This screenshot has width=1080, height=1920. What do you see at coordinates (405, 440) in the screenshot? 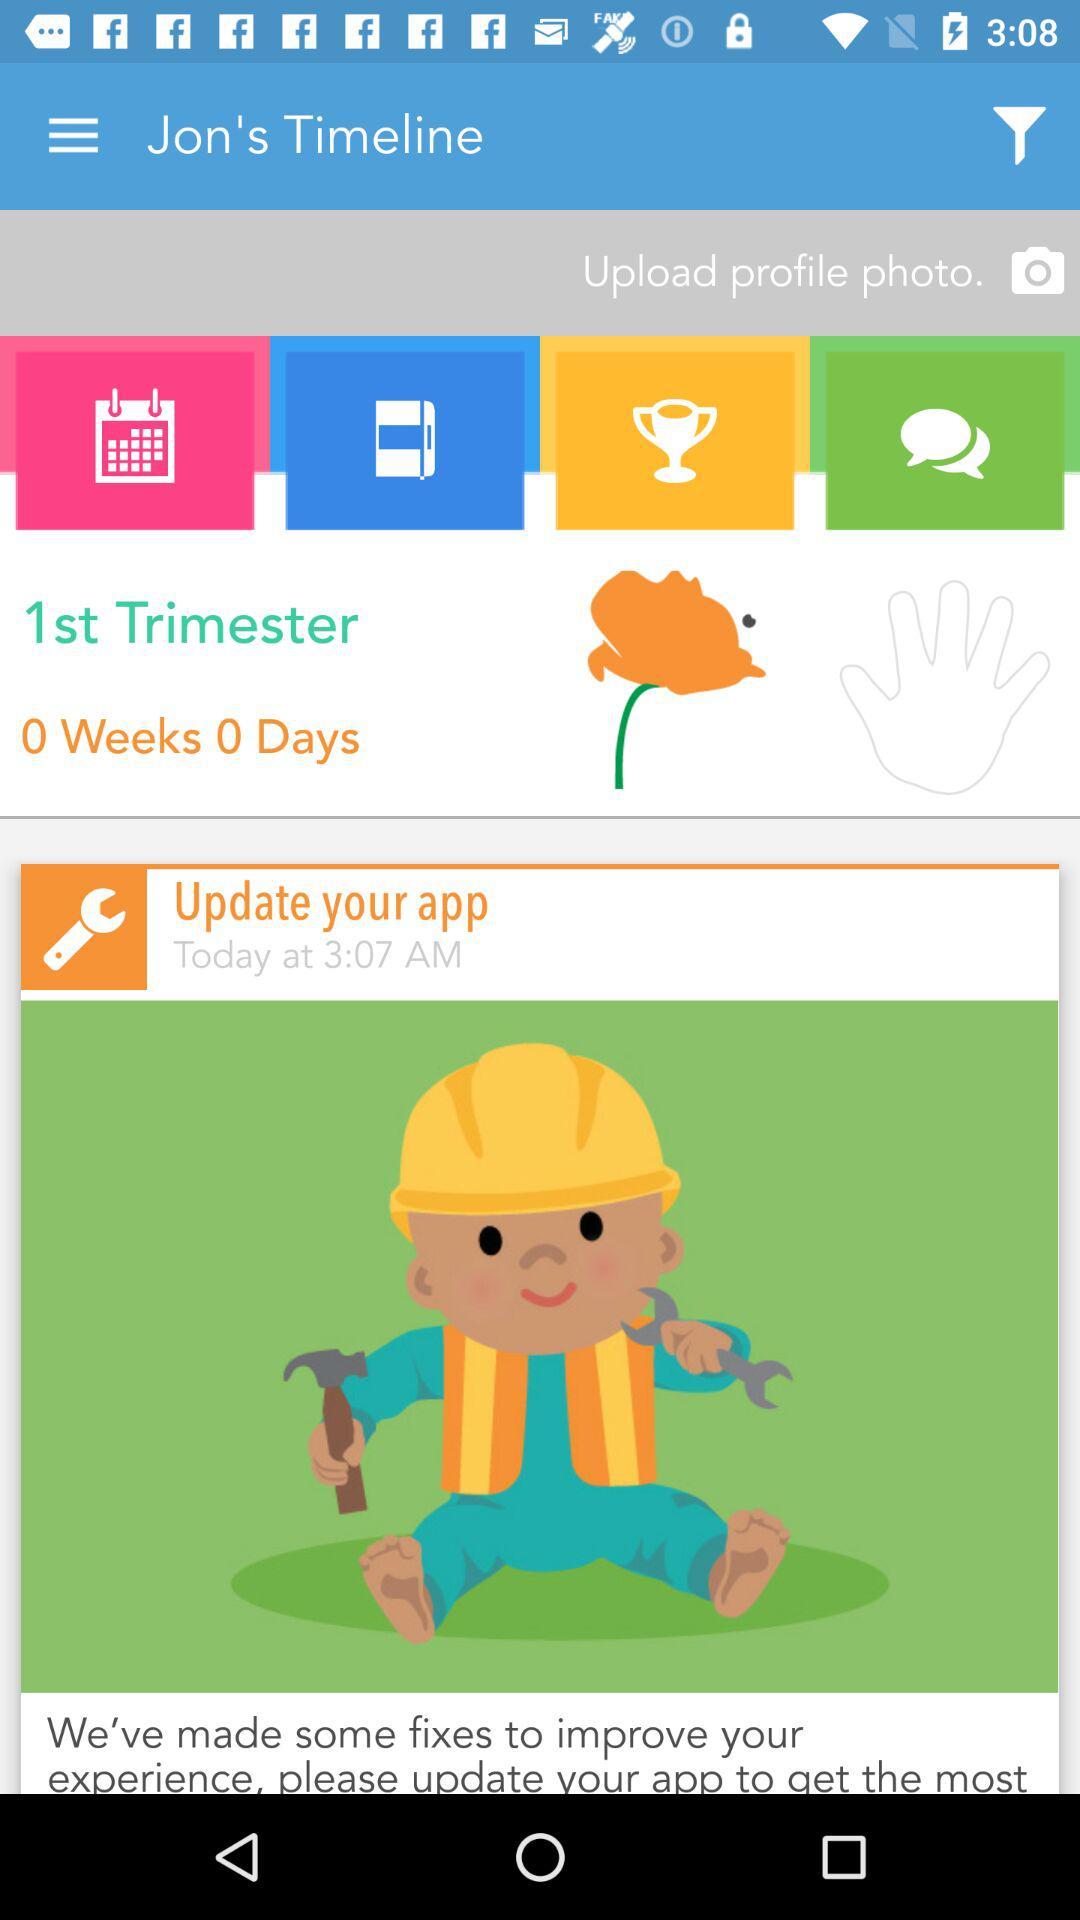
I see `the item to the right of a` at bounding box center [405, 440].